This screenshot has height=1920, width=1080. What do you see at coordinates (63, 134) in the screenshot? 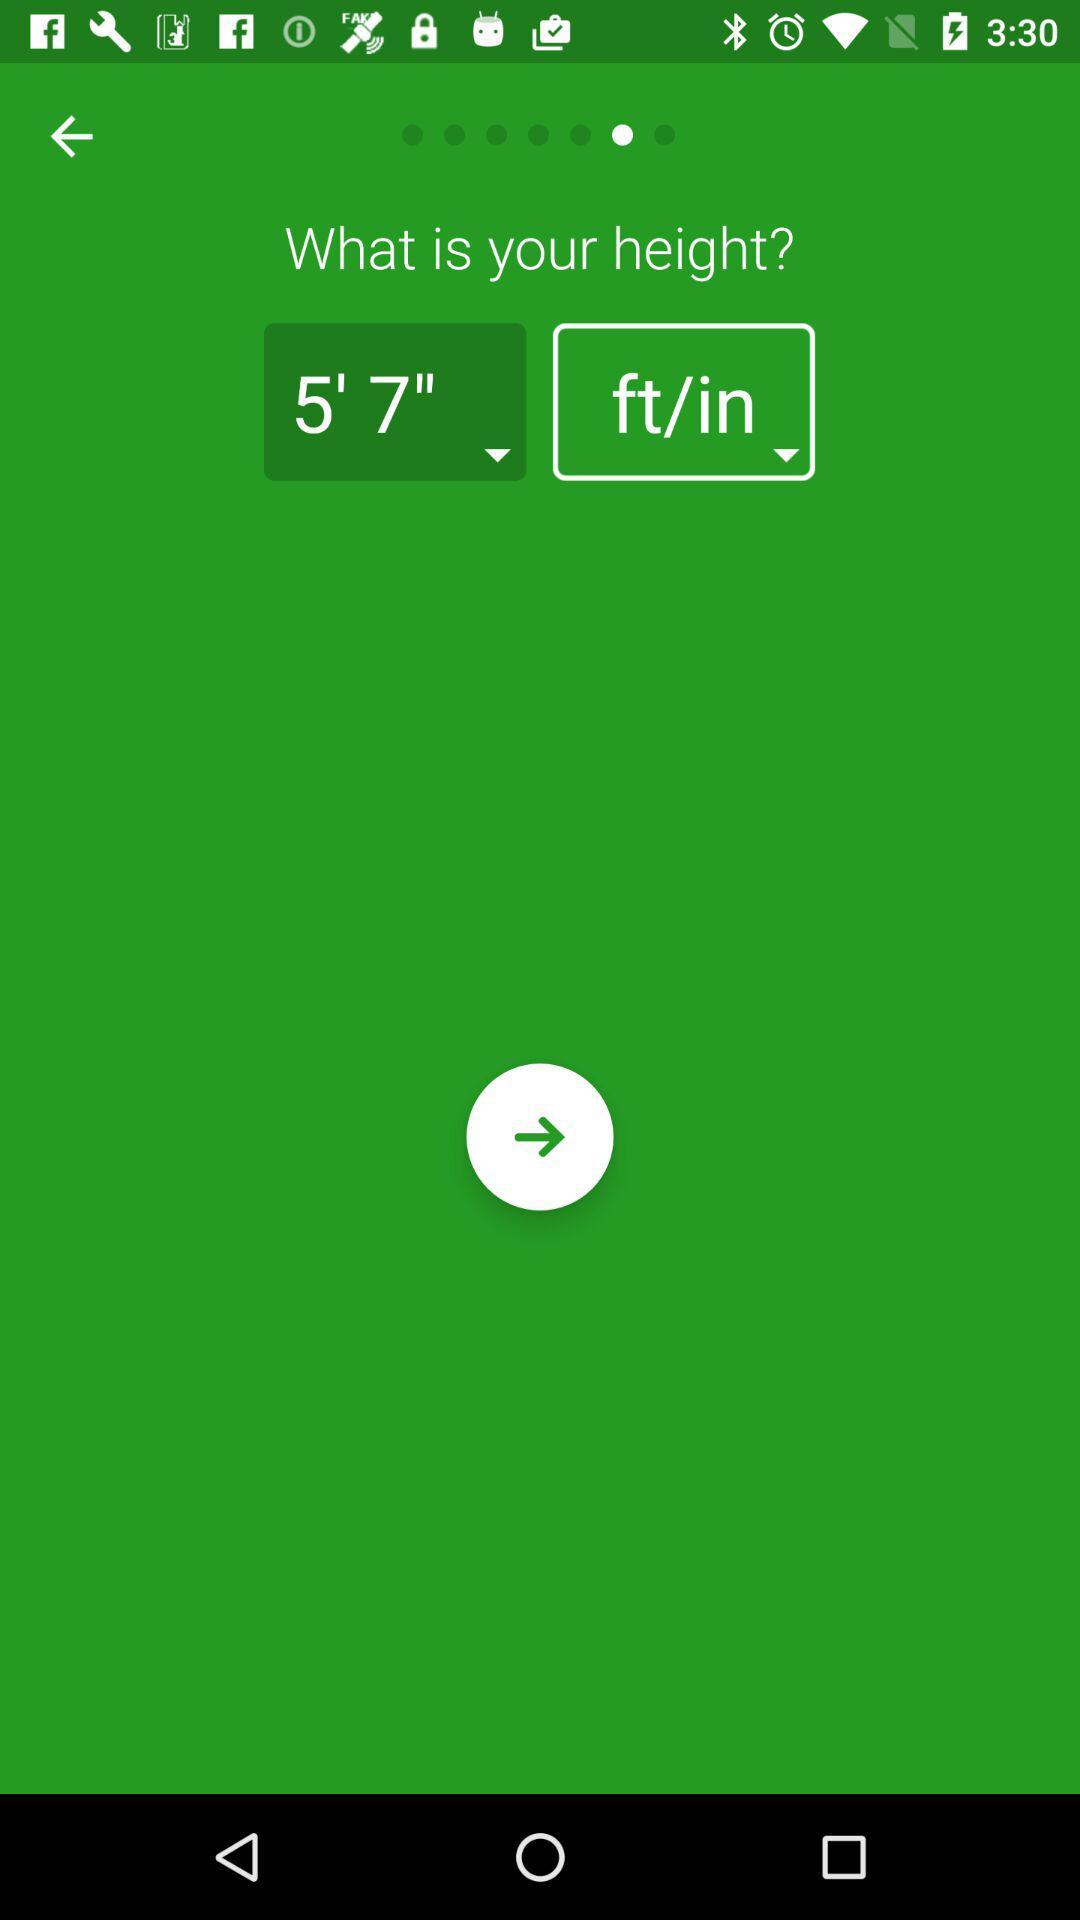
I see `go back` at bounding box center [63, 134].